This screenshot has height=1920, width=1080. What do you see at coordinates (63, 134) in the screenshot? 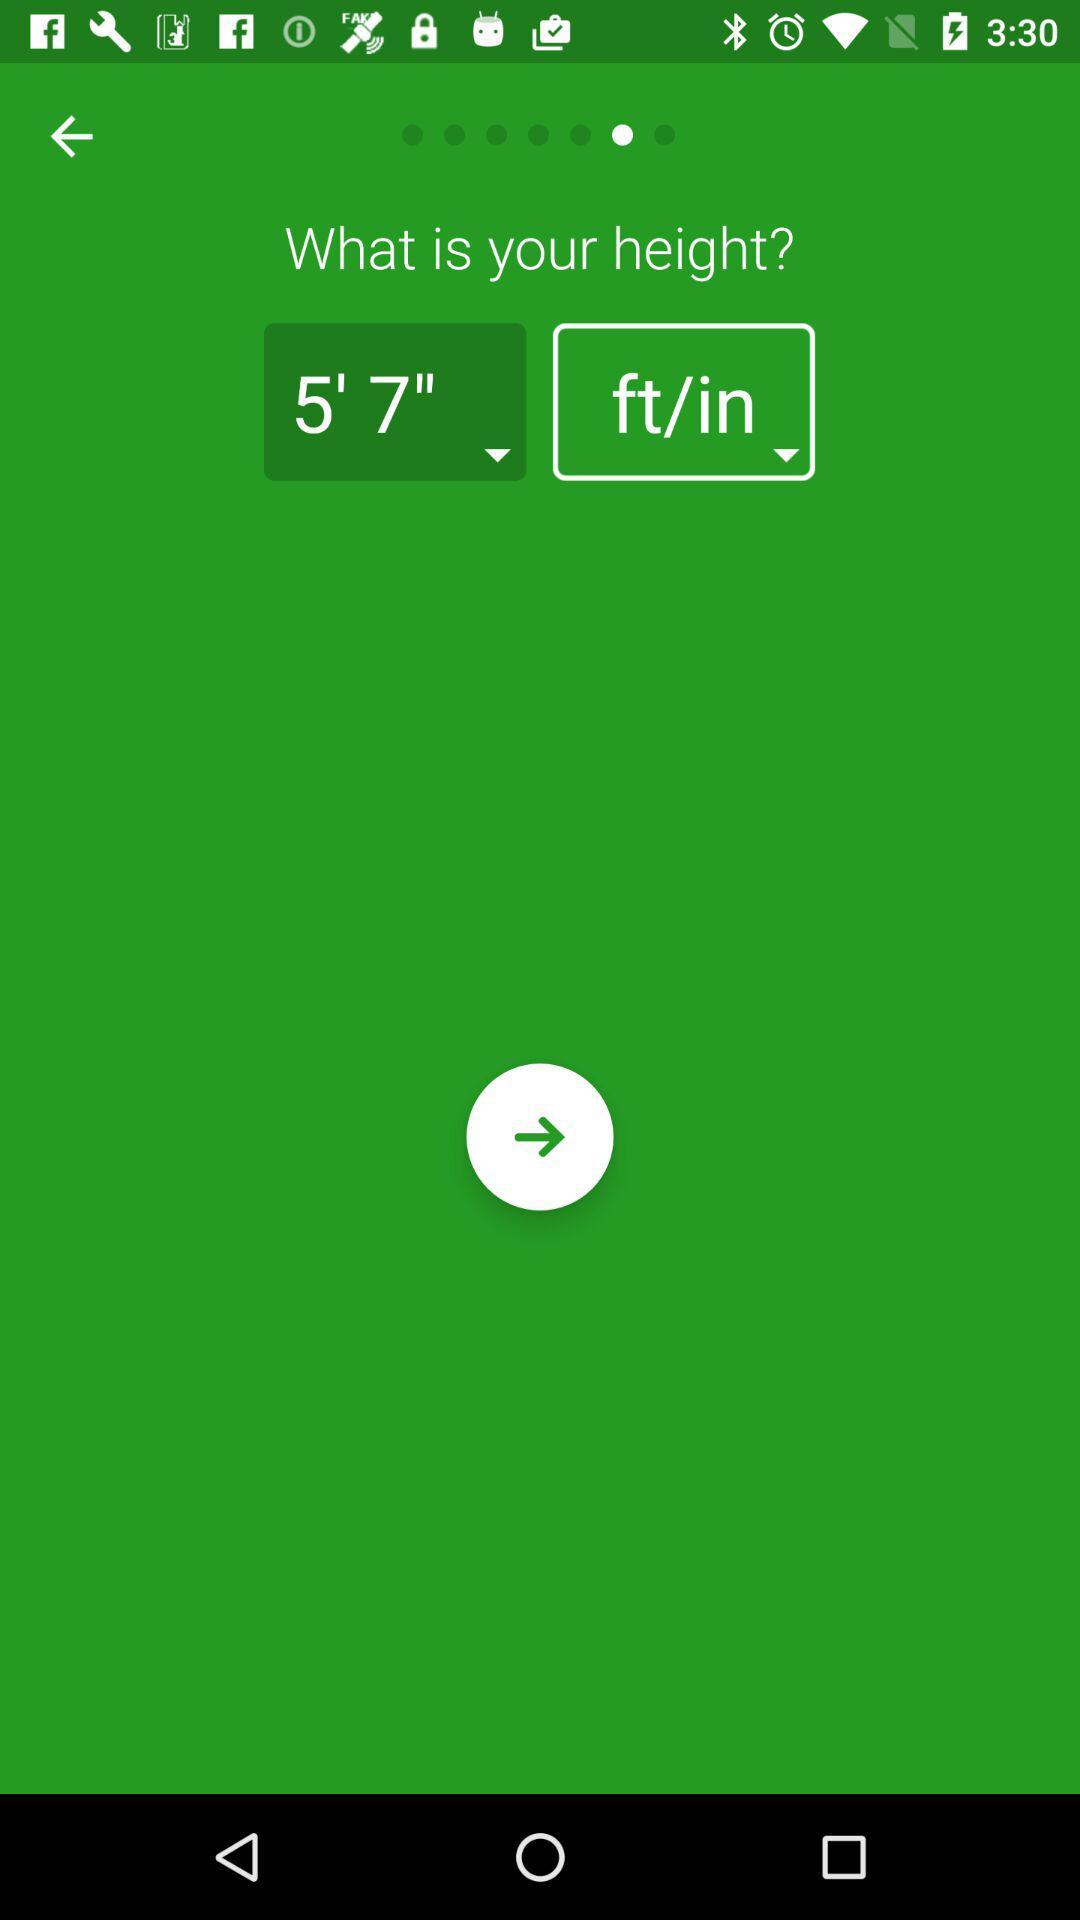
I see `go back` at bounding box center [63, 134].